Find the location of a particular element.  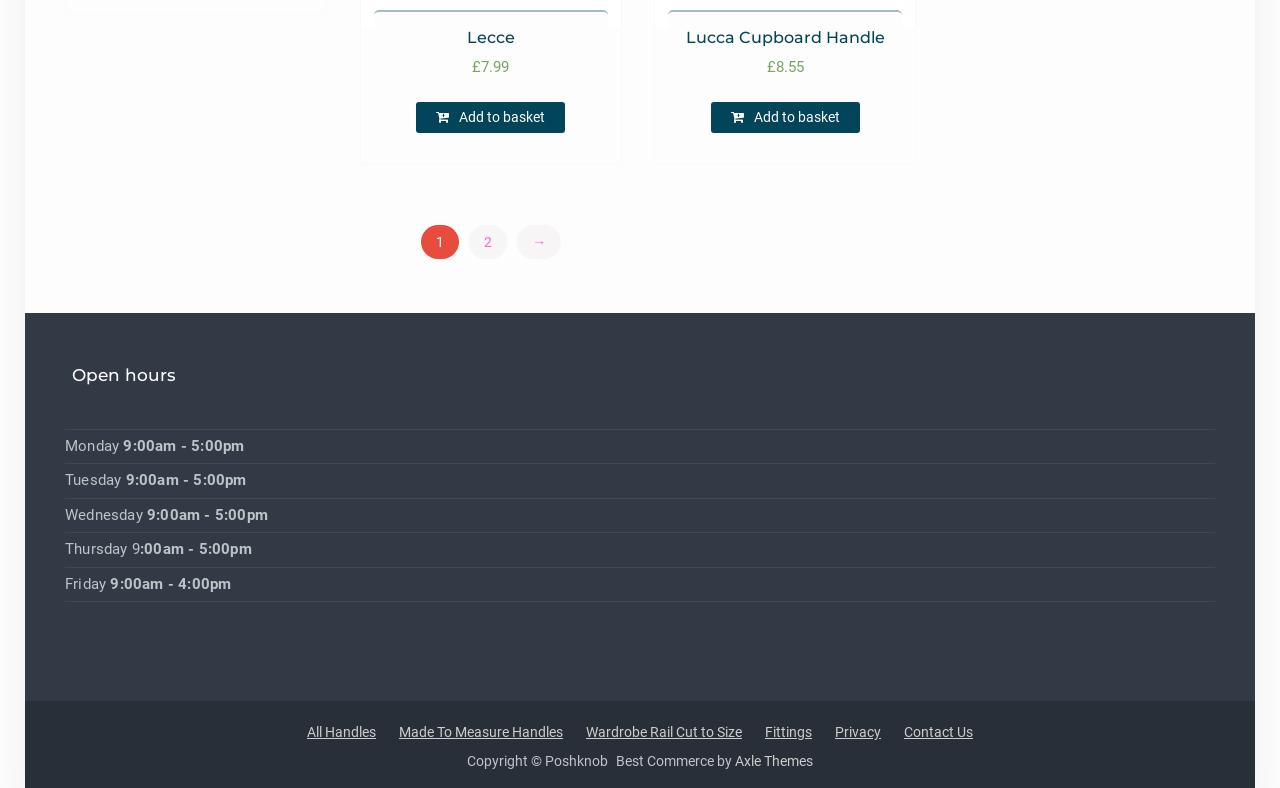

'Open hours' is located at coordinates (123, 375).